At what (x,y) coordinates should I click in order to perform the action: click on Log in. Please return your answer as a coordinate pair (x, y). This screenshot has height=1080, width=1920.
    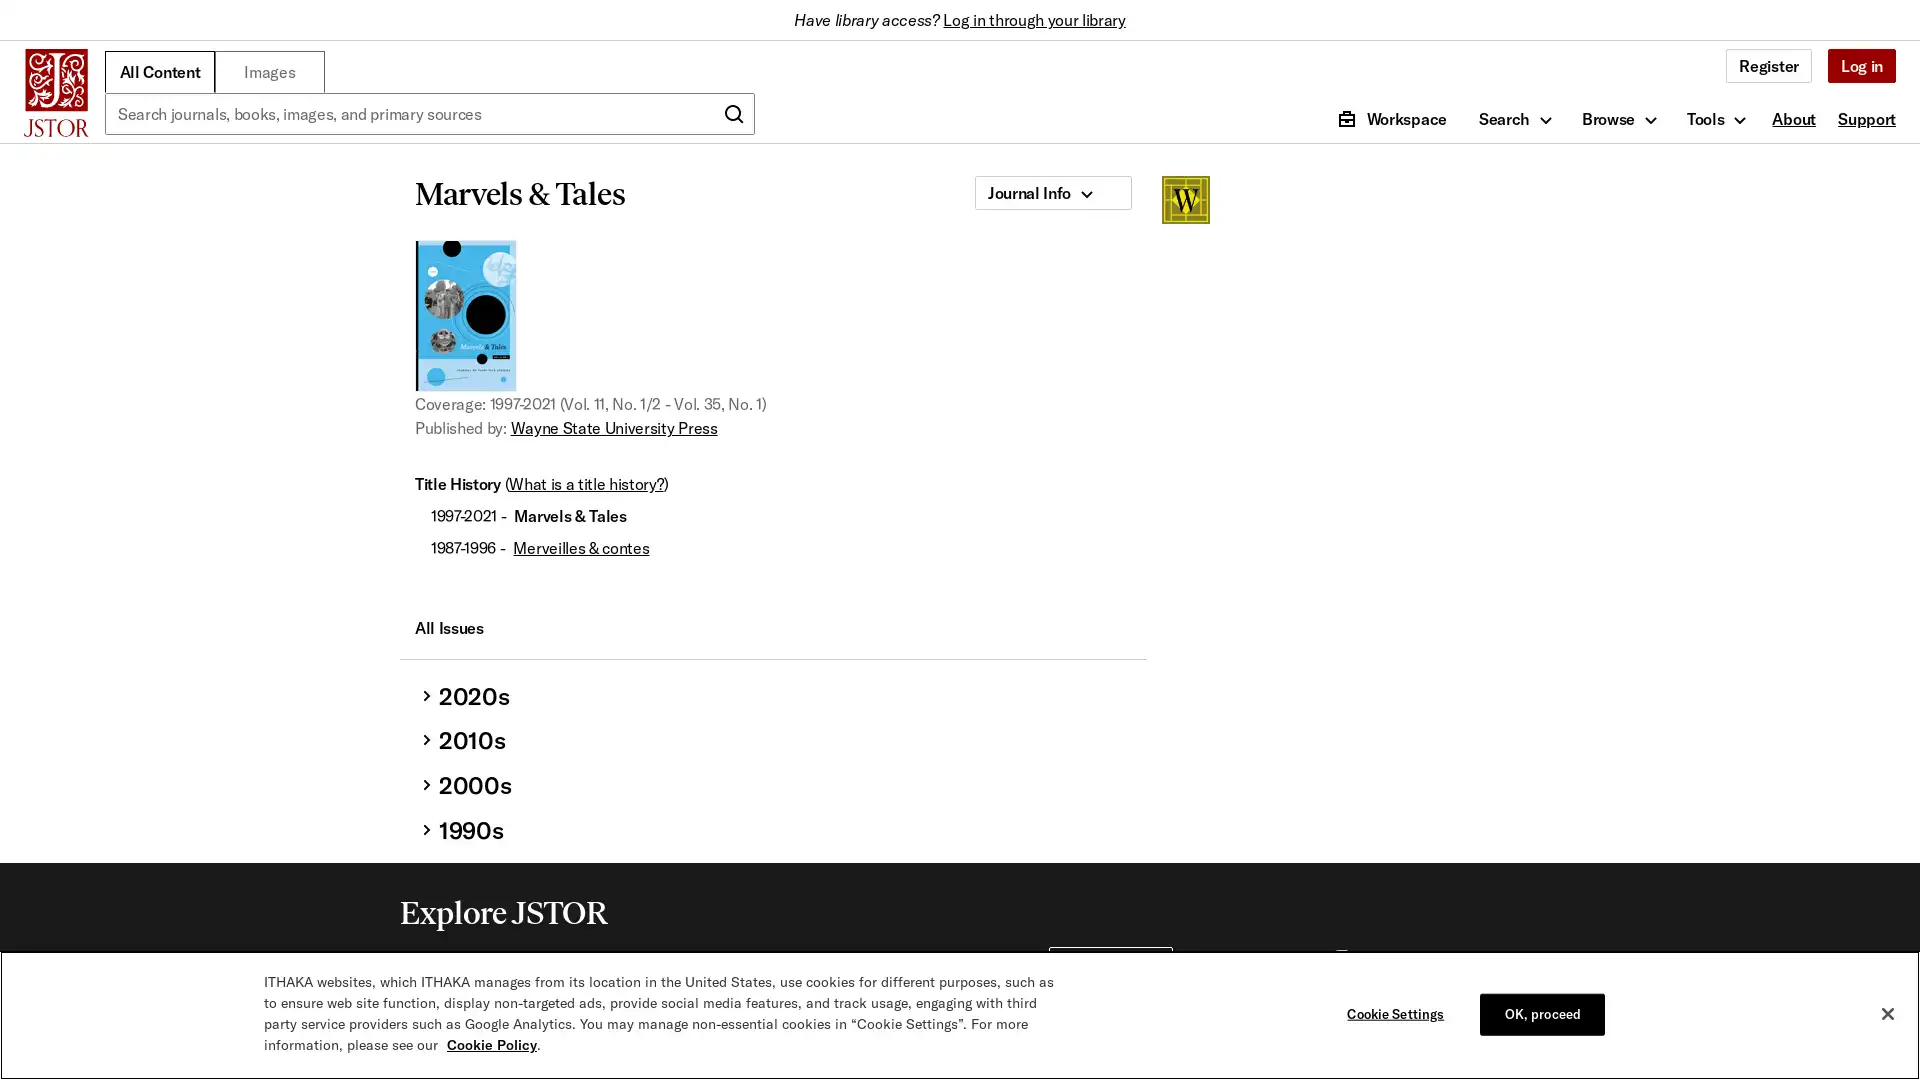
    Looking at the image, I should click on (1860, 64).